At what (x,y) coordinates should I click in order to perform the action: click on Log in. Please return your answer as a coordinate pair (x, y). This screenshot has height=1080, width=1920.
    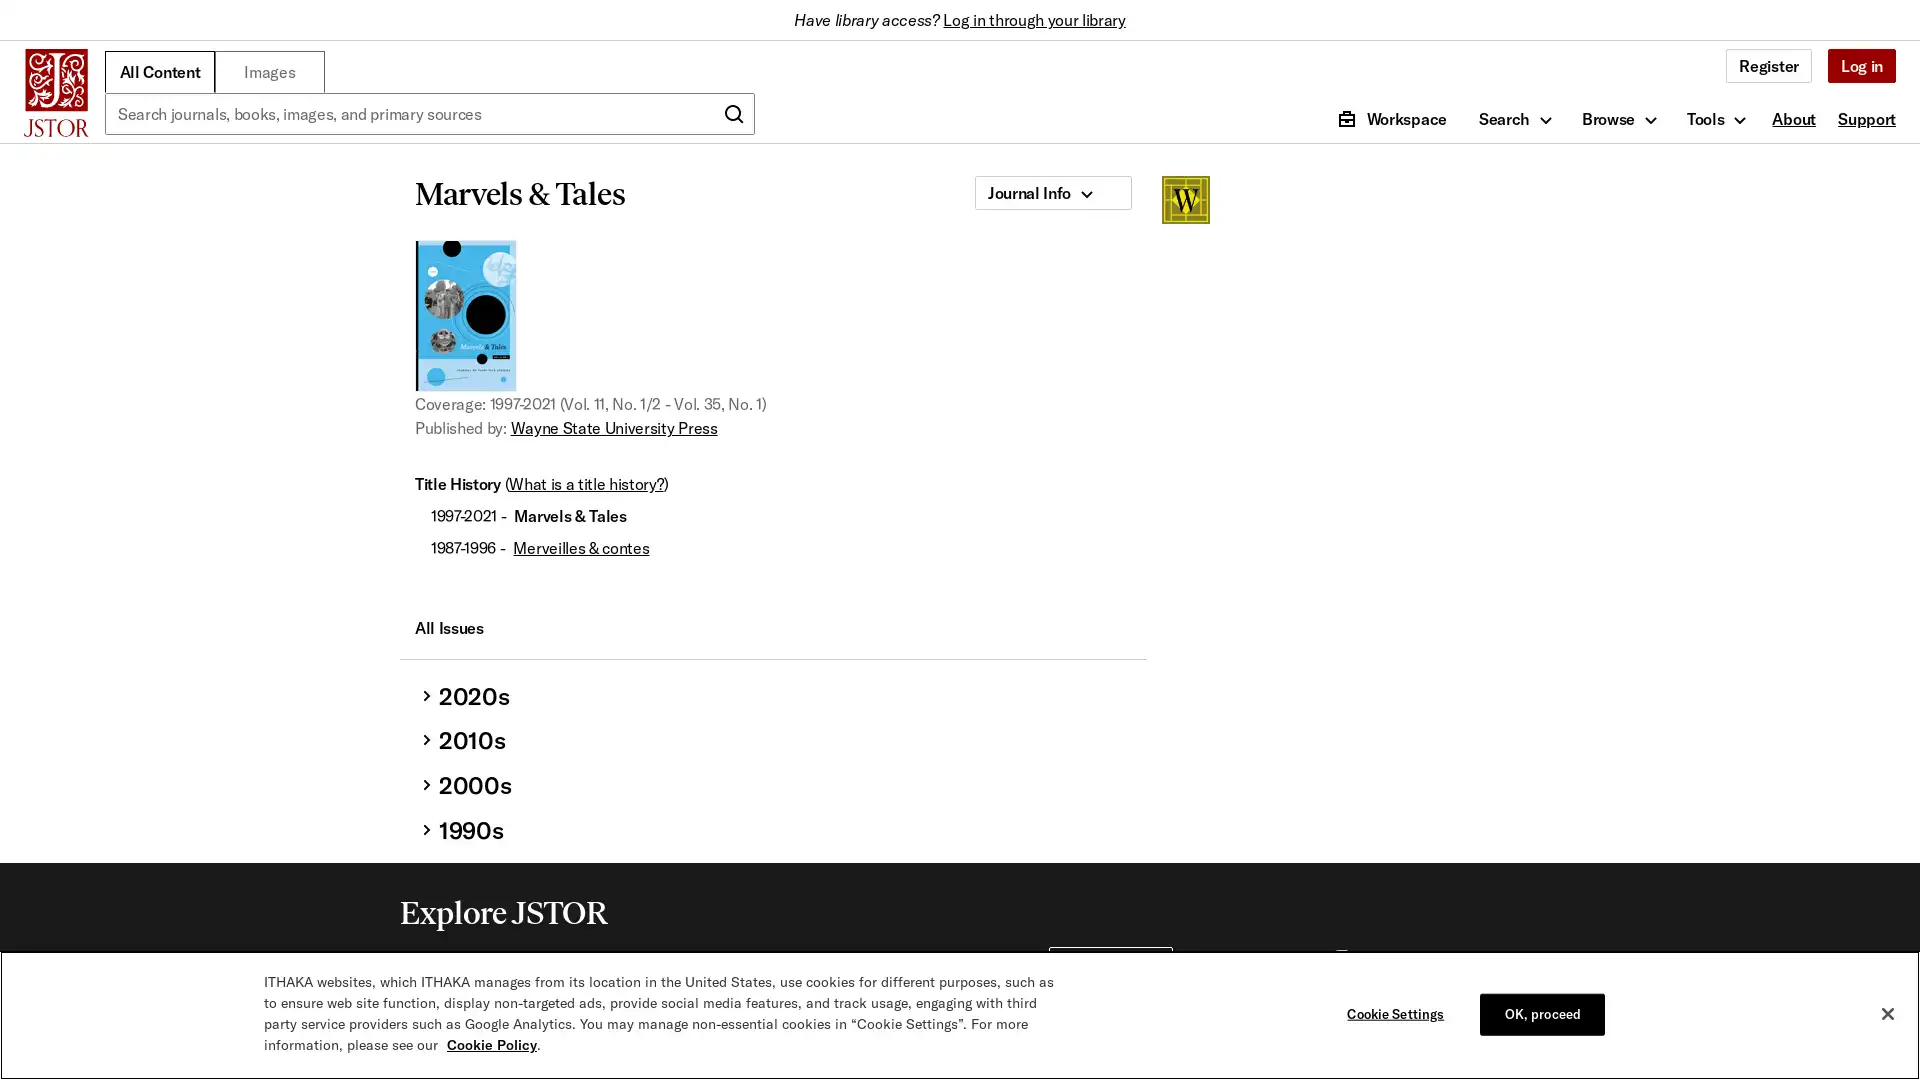
    Looking at the image, I should click on (1860, 64).